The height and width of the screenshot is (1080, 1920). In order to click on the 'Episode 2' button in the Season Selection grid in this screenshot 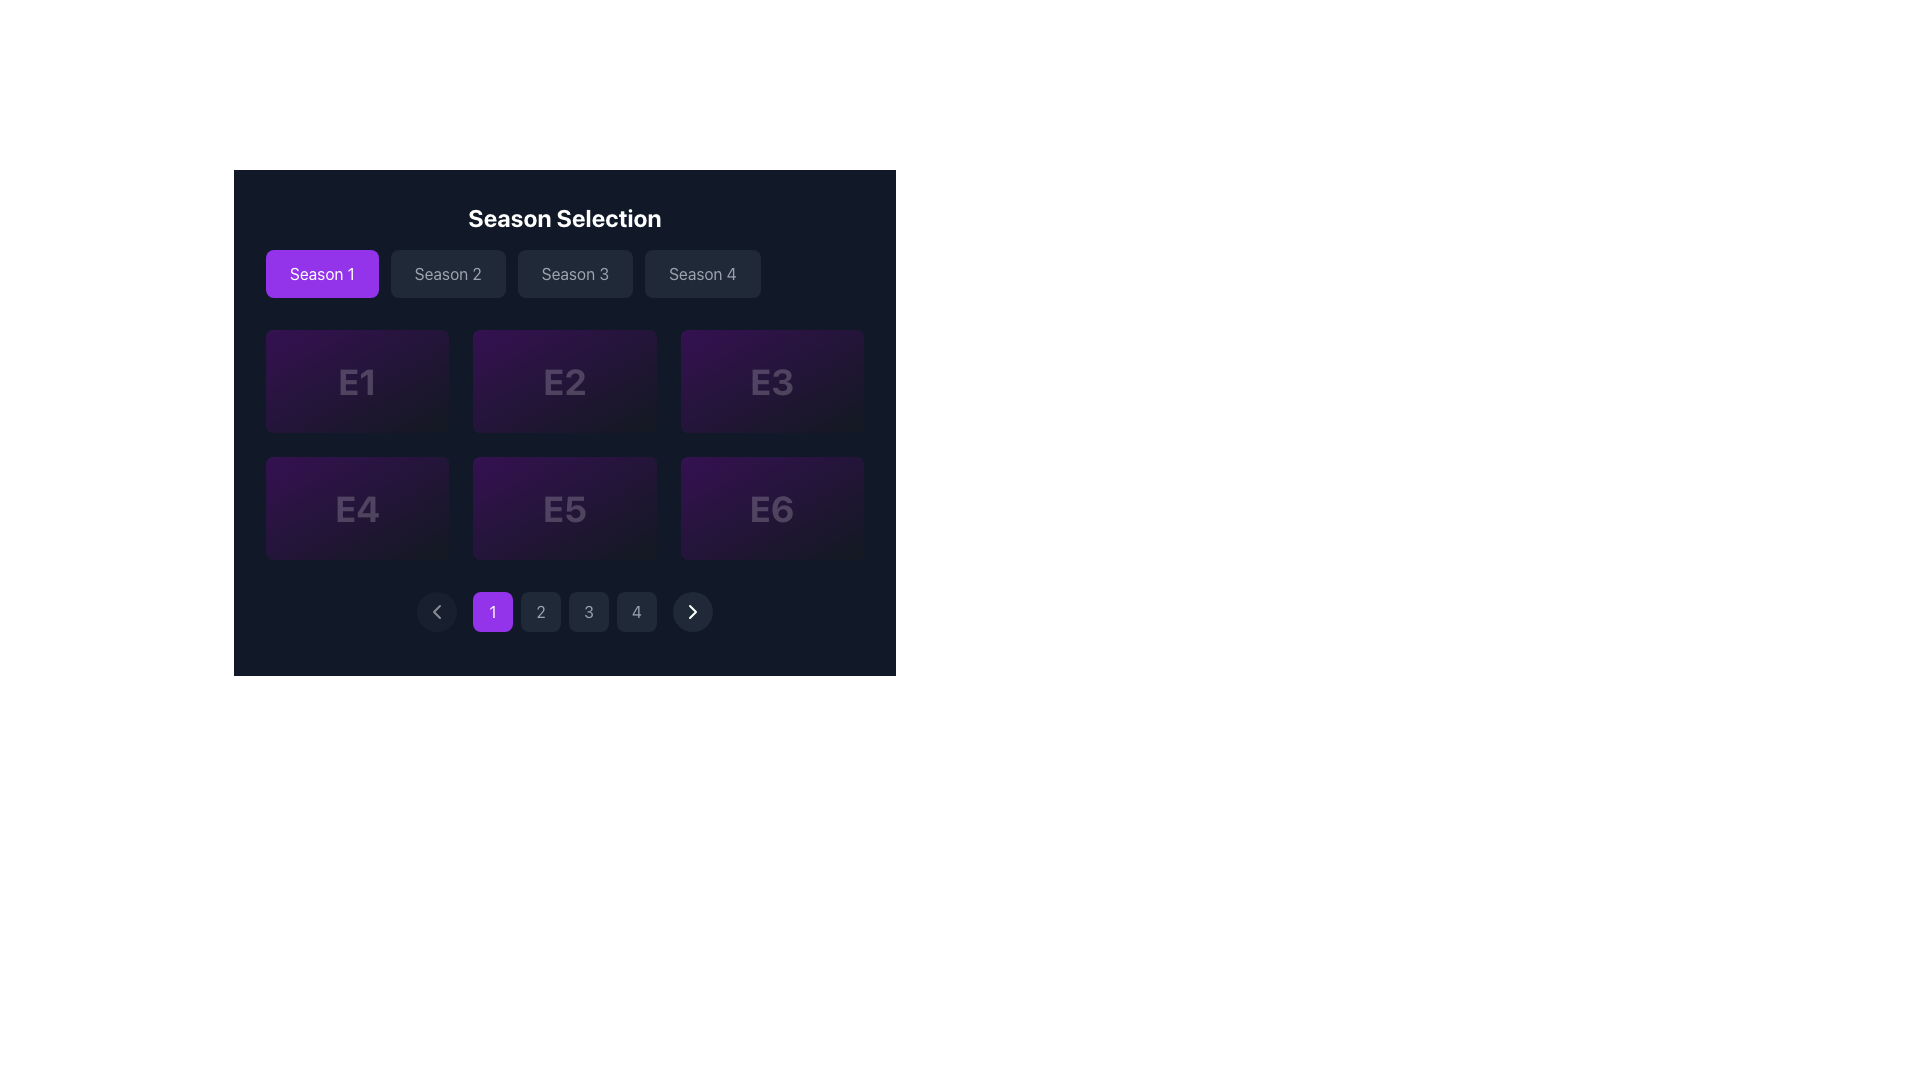, I will do `click(564, 410)`.